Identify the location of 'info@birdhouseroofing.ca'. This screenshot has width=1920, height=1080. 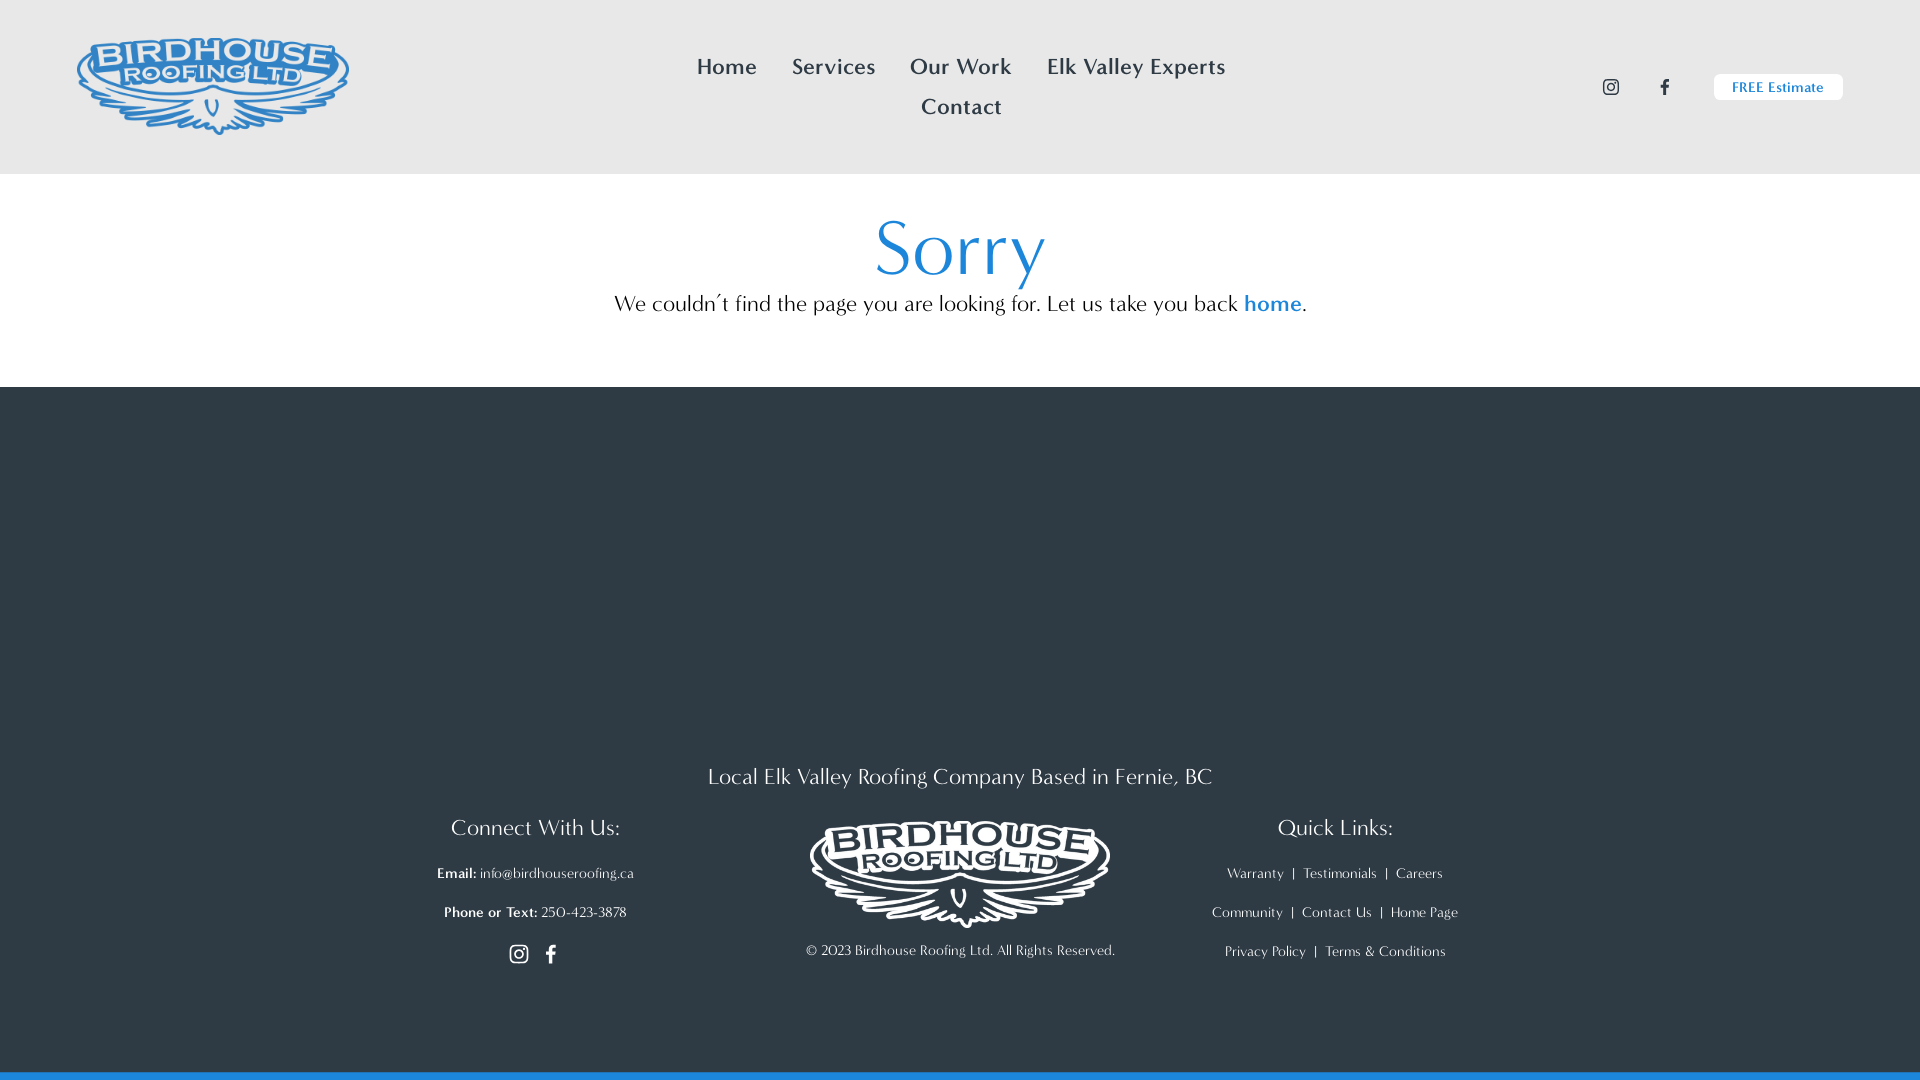
(556, 872).